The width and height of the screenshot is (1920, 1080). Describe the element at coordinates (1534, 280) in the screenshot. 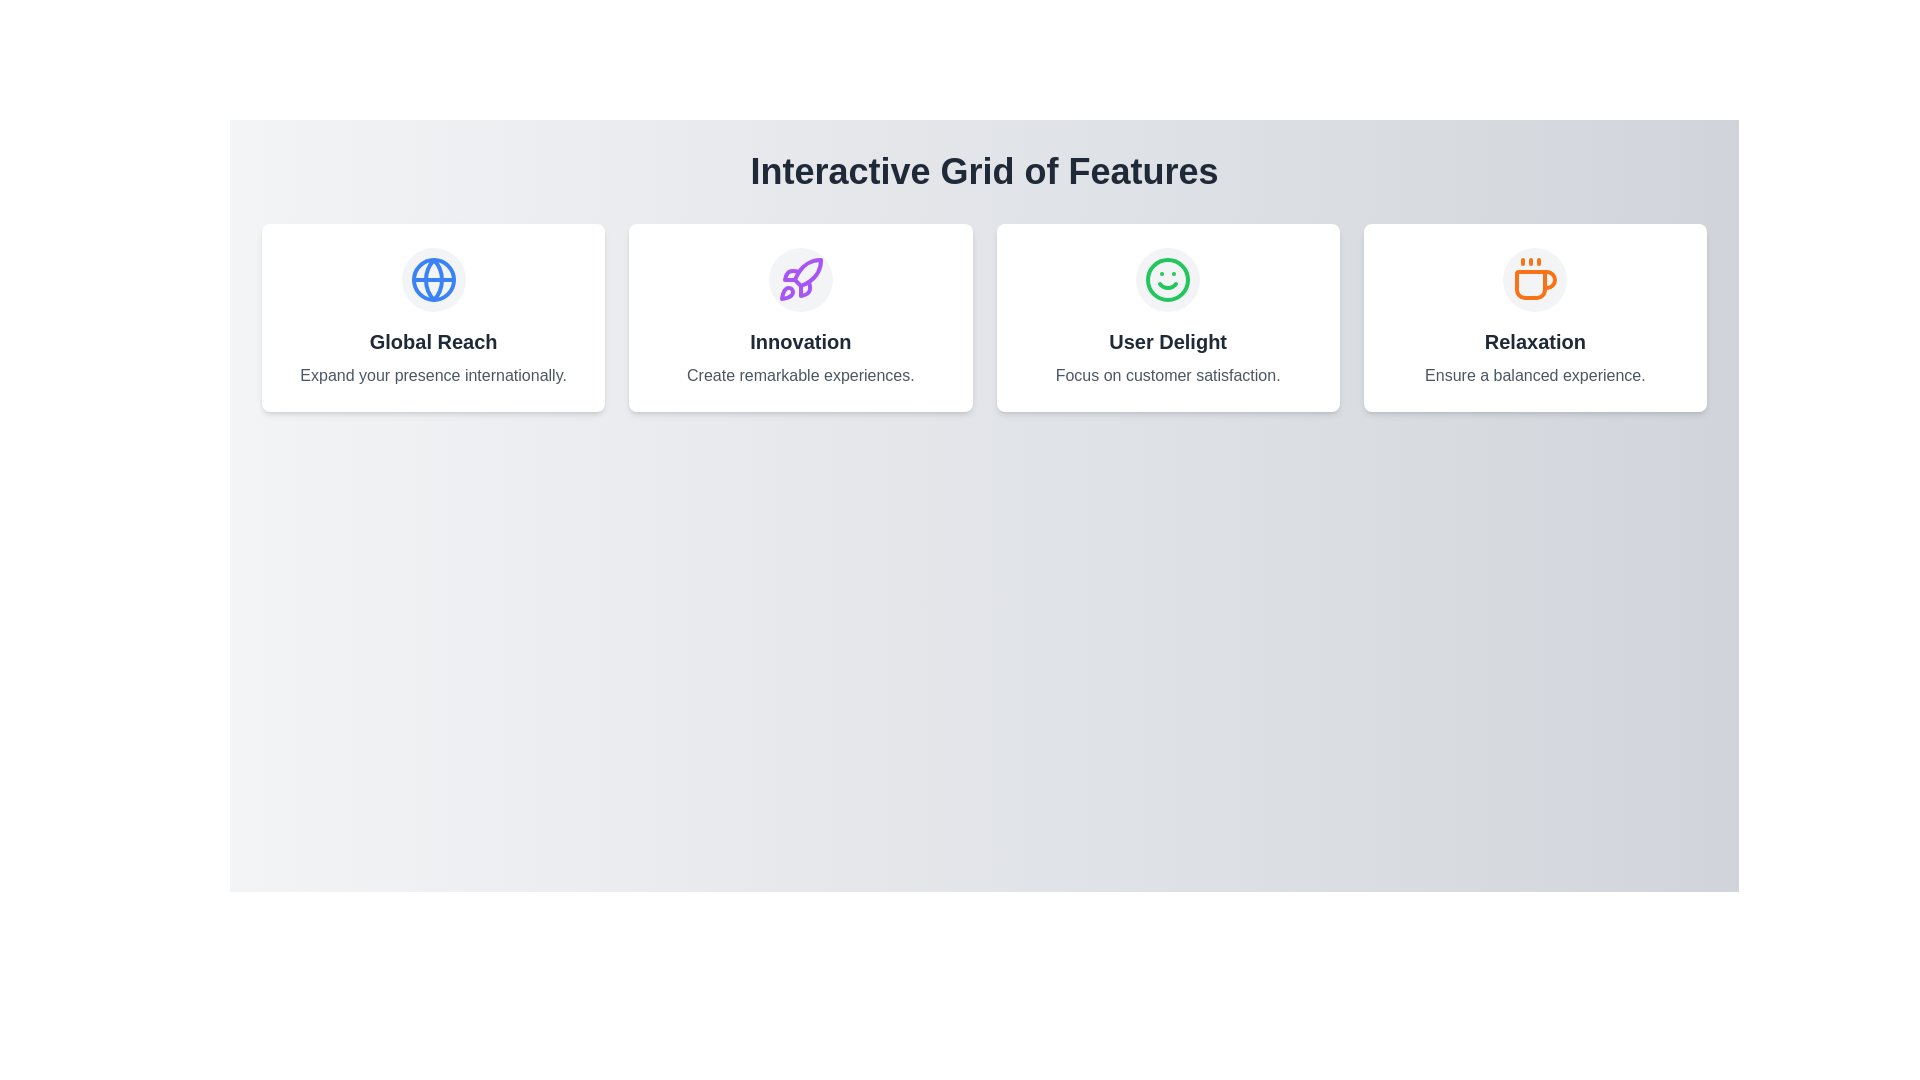

I see `the decorative icon within the fourth feature card labeled 'Relaxation', which is positioned in a horizontal grid layout` at that location.